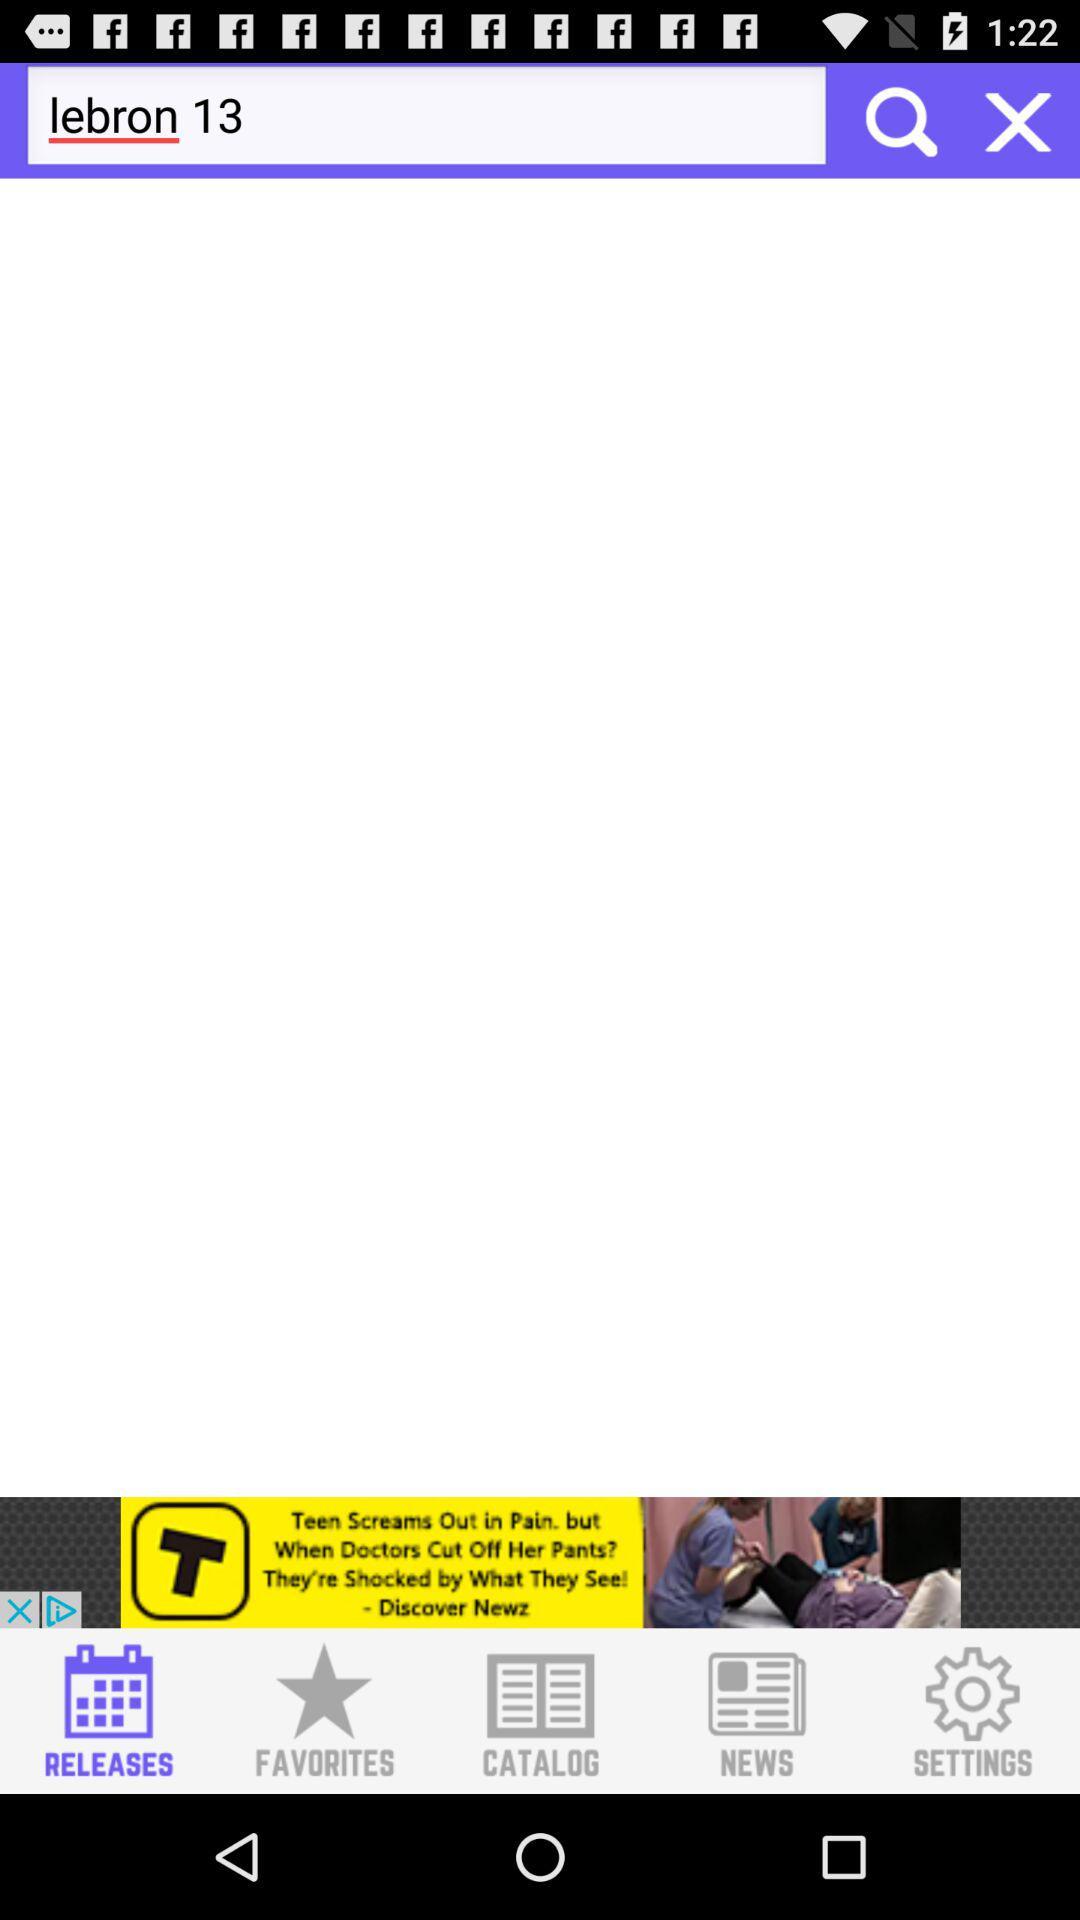 The image size is (1080, 1920). Describe the element at coordinates (898, 119) in the screenshot. I see `serch` at that location.